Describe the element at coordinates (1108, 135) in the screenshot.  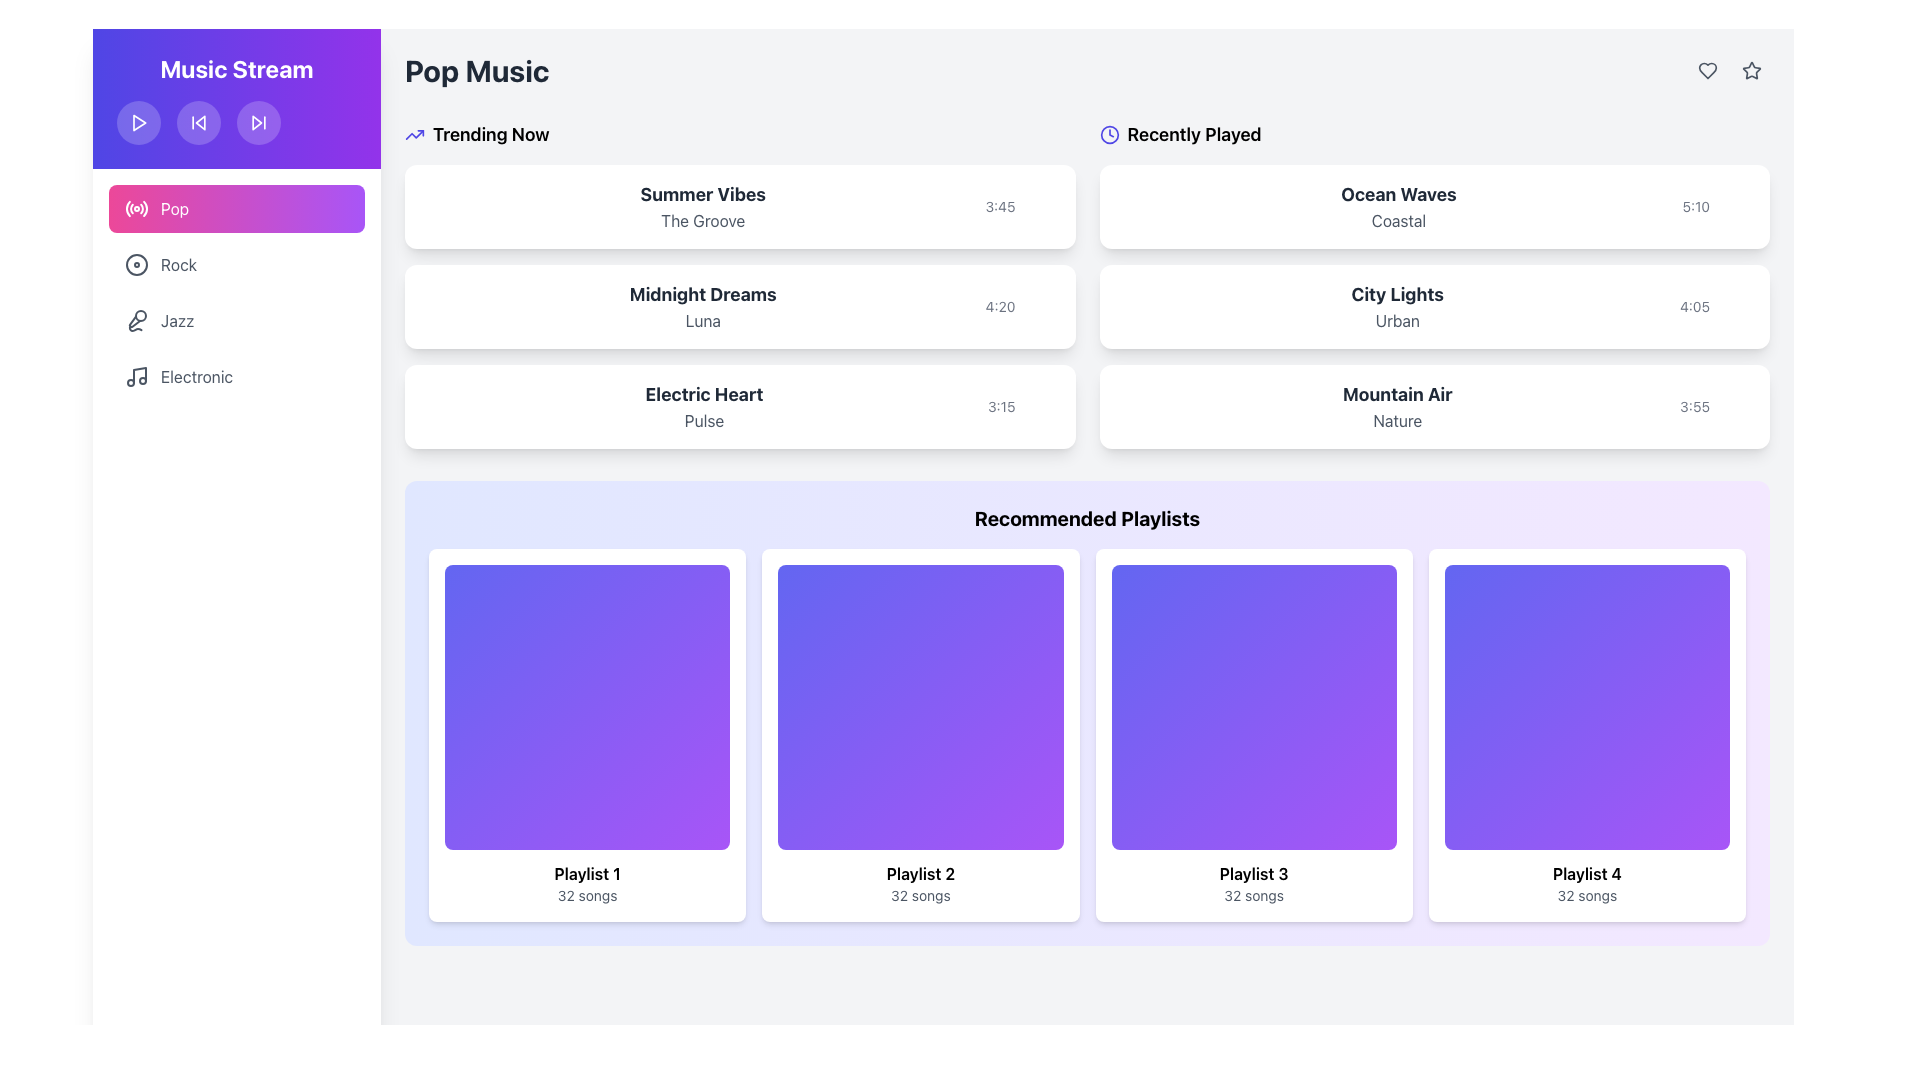
I see `the circular indigo clock icon located to the left of the 'Recently Played' text in the top-right section of the interface` at that location.